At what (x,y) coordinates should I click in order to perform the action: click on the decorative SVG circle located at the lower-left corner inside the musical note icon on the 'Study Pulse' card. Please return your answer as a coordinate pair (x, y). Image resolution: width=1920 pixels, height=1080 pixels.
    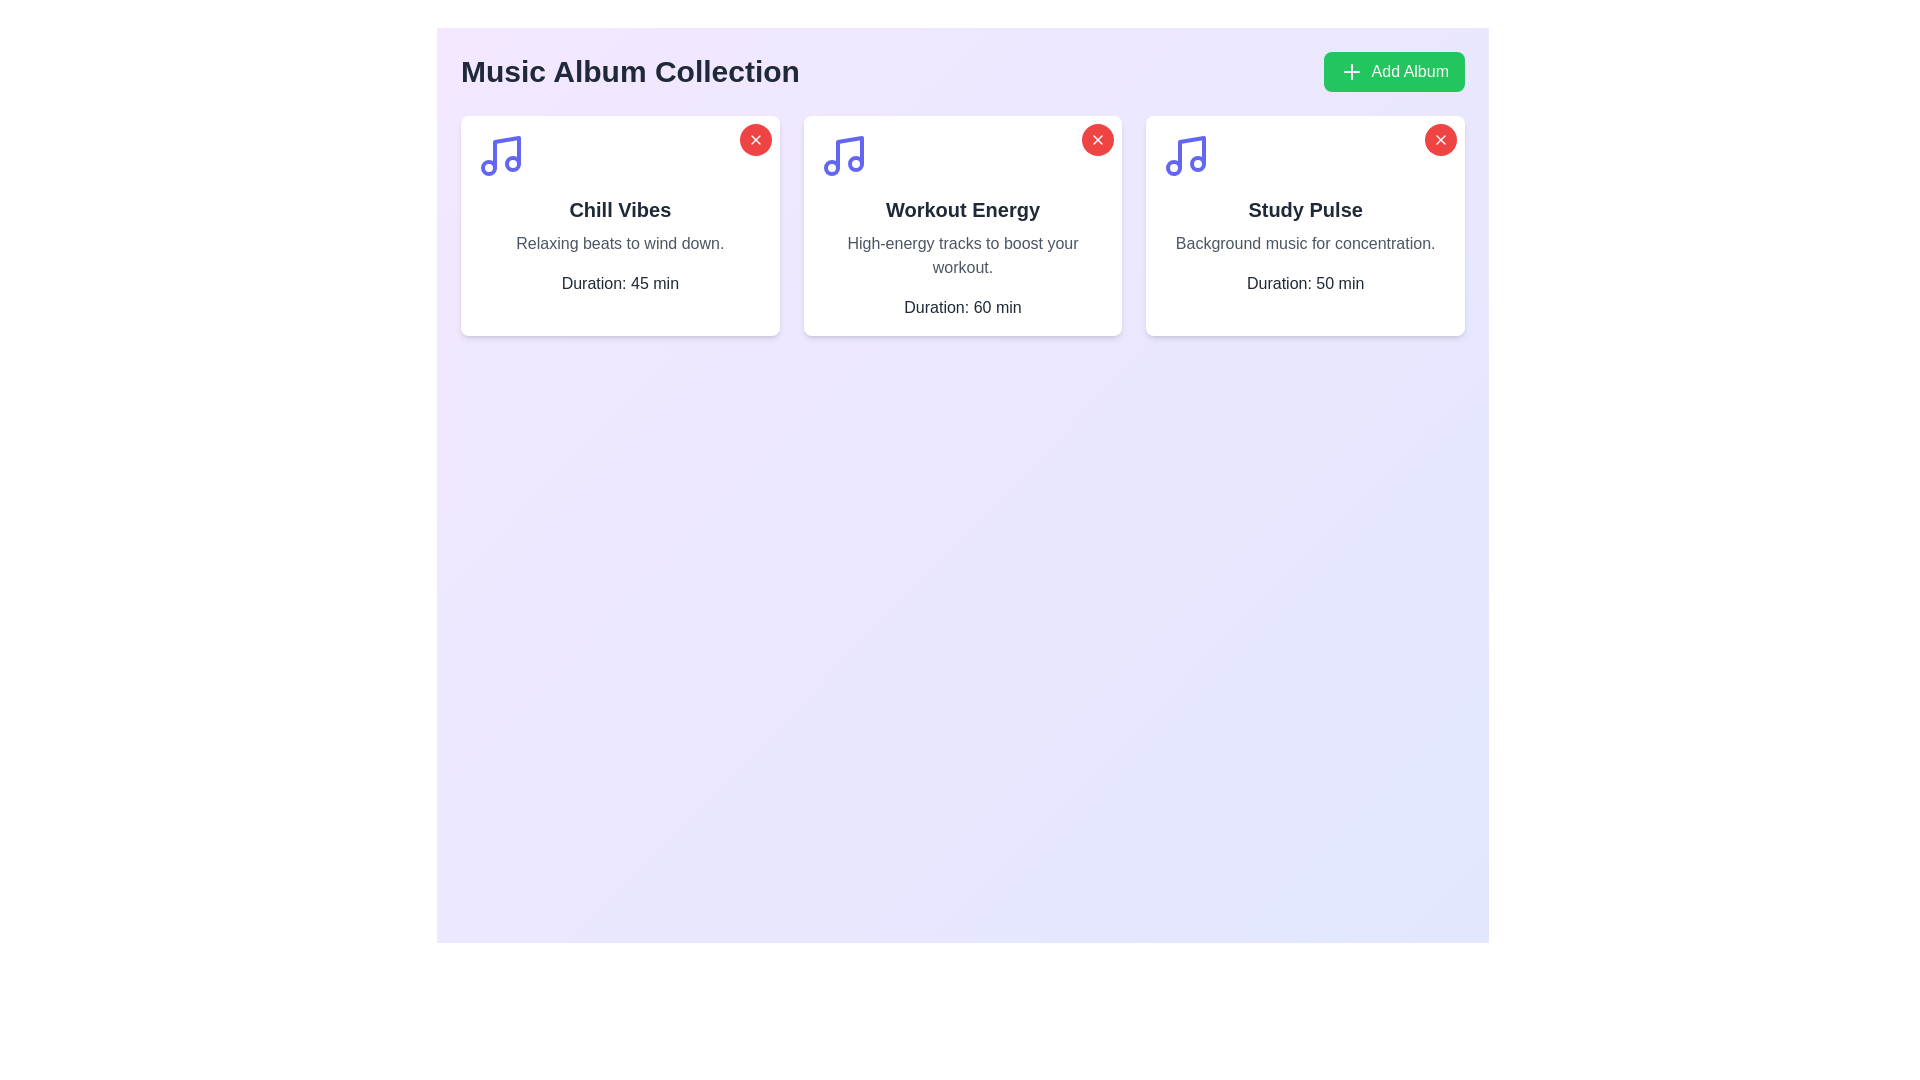
    Looking at the image, I should click on (1174, 167).